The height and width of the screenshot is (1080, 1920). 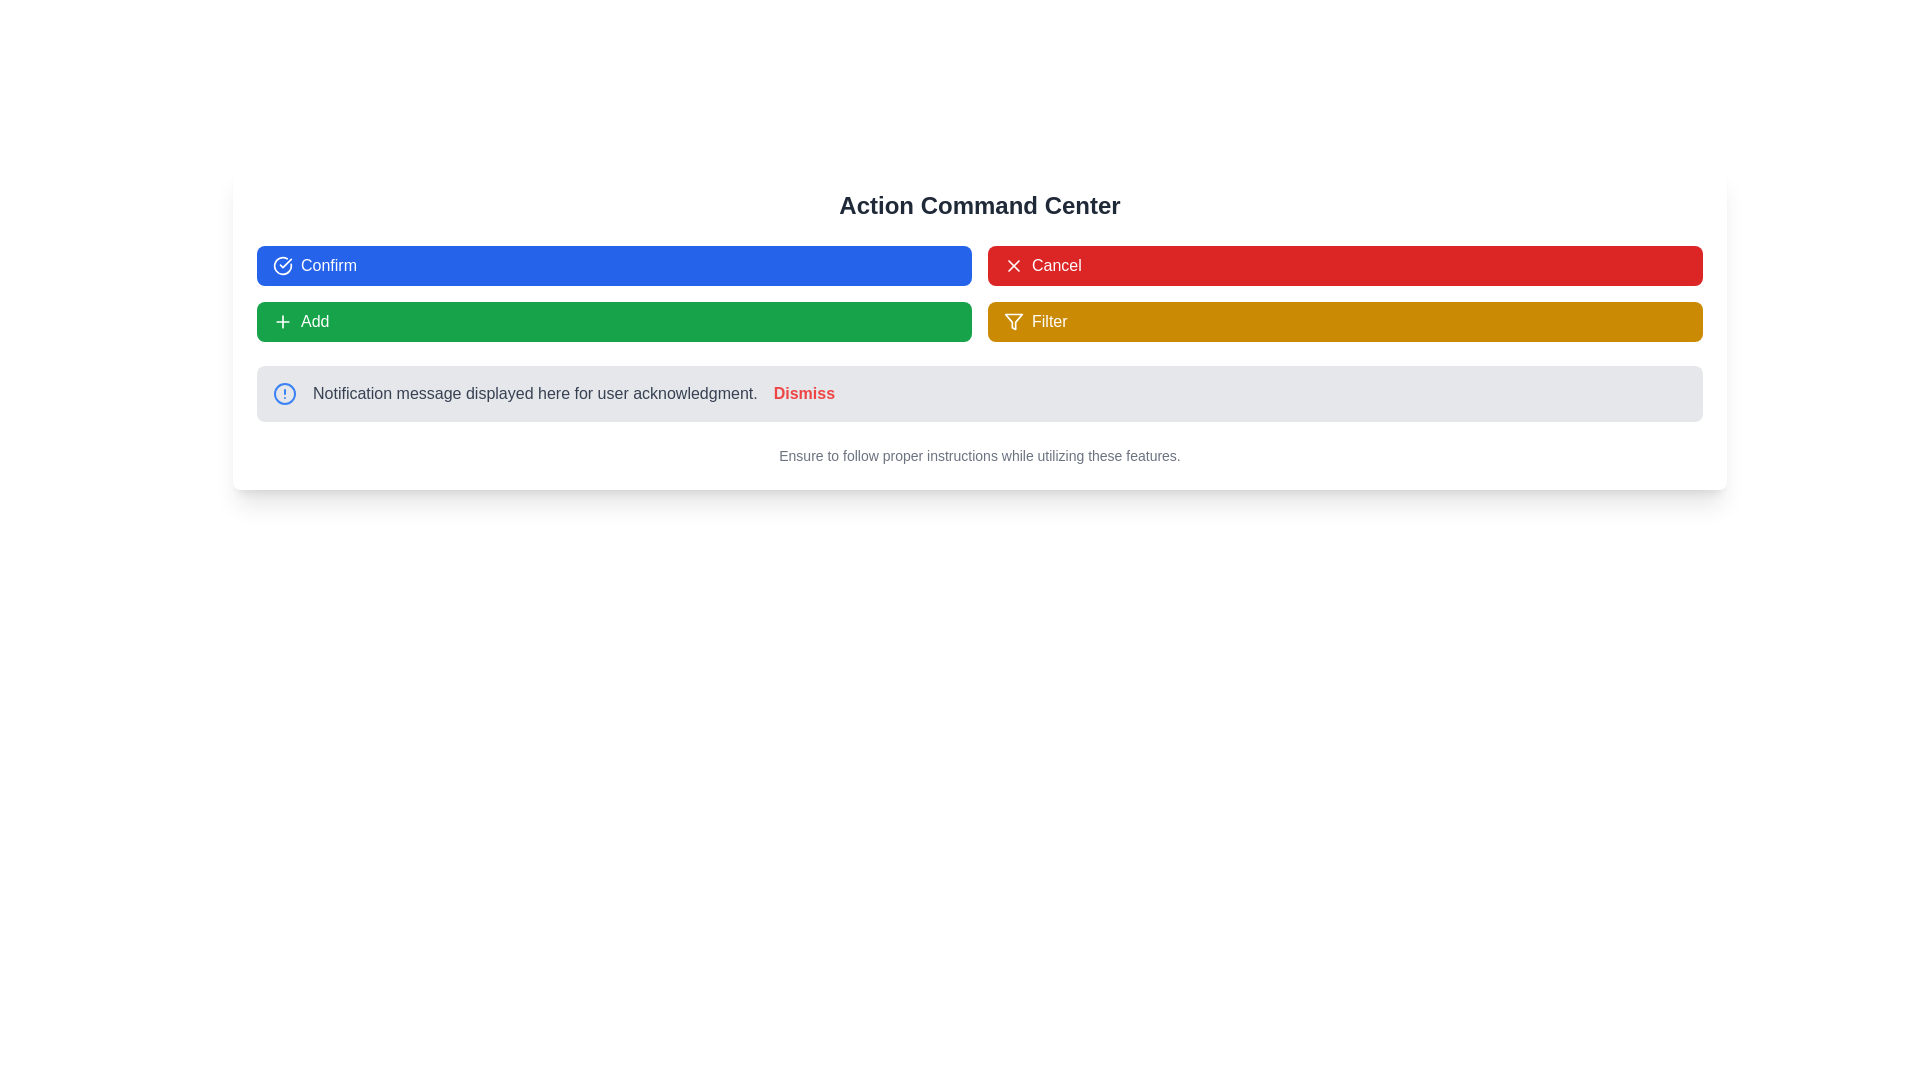 What do you see at coordinates (282, 320) in the screenshot?
I see `the center of the plus-shaped icon within the green 'Add' button` at bounding box center [282, 320].